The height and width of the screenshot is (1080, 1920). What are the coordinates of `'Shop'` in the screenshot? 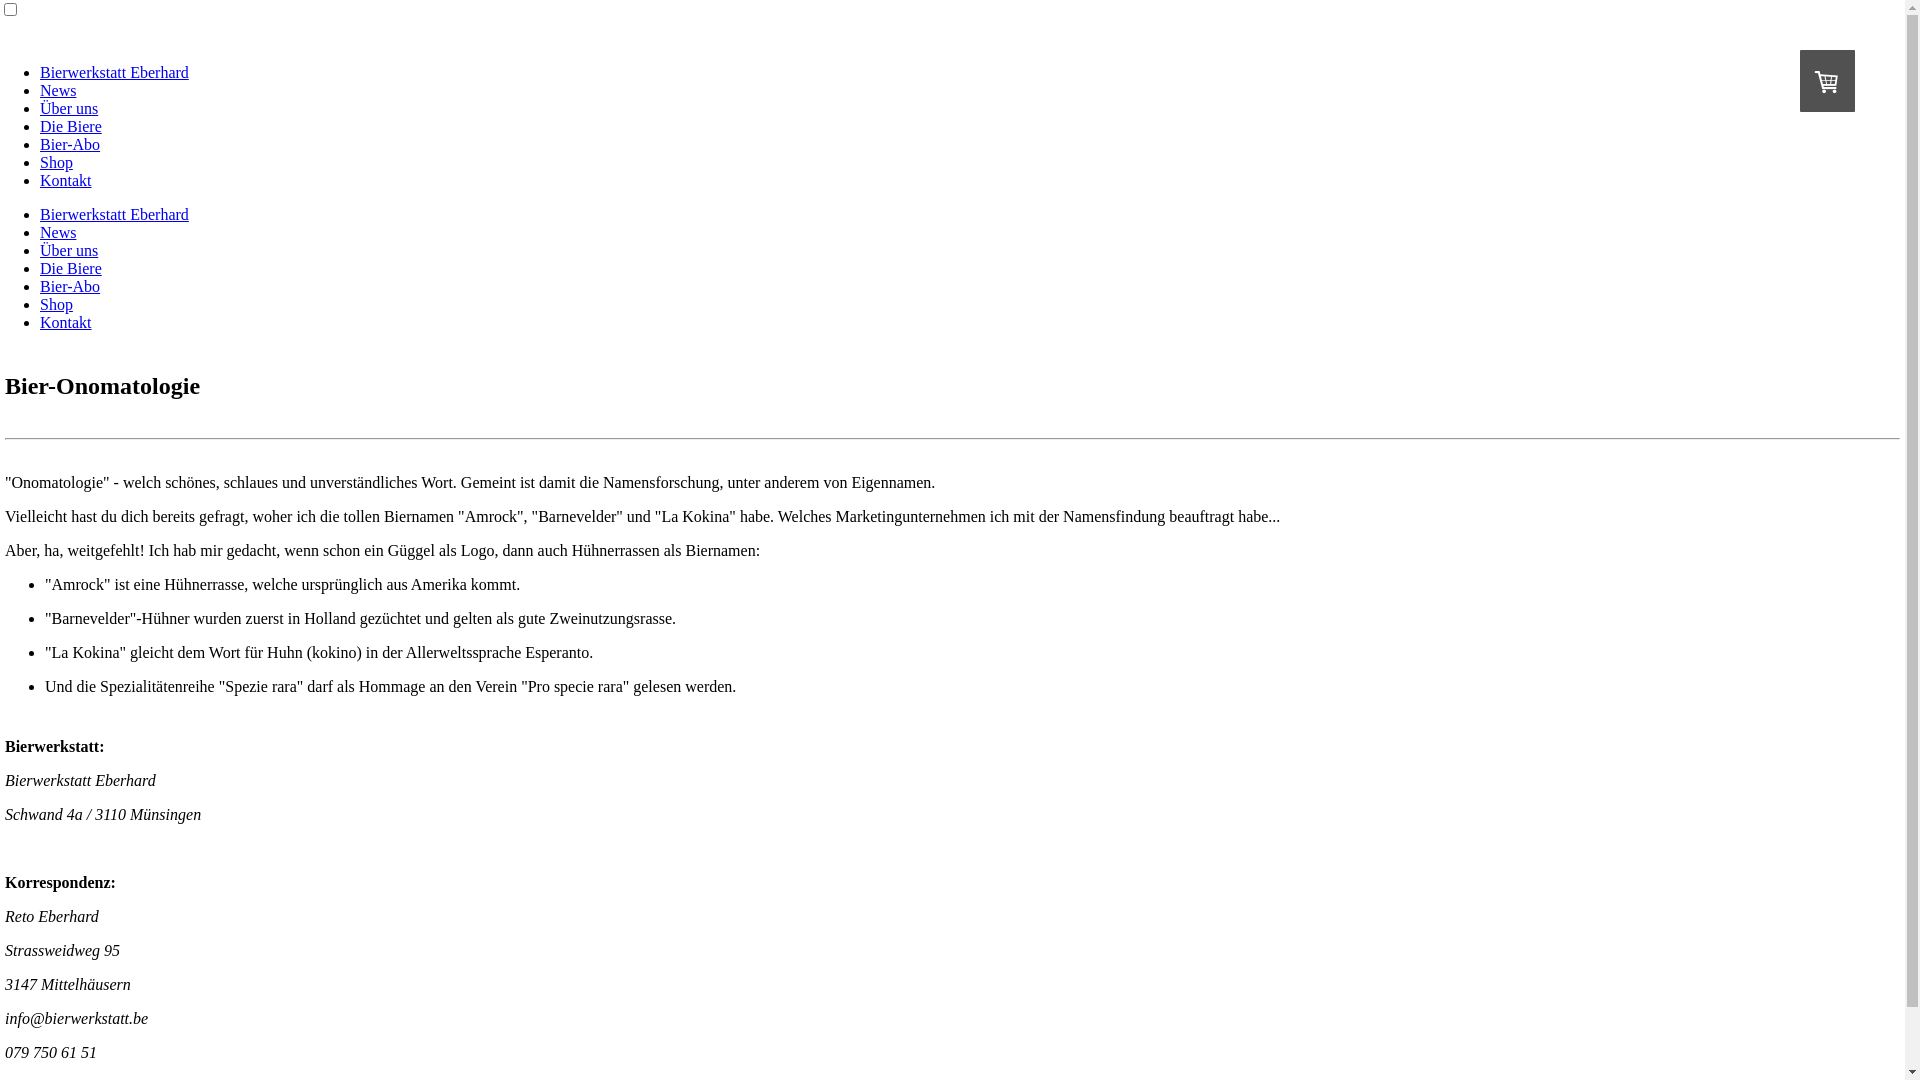 It's located at (56, 161).